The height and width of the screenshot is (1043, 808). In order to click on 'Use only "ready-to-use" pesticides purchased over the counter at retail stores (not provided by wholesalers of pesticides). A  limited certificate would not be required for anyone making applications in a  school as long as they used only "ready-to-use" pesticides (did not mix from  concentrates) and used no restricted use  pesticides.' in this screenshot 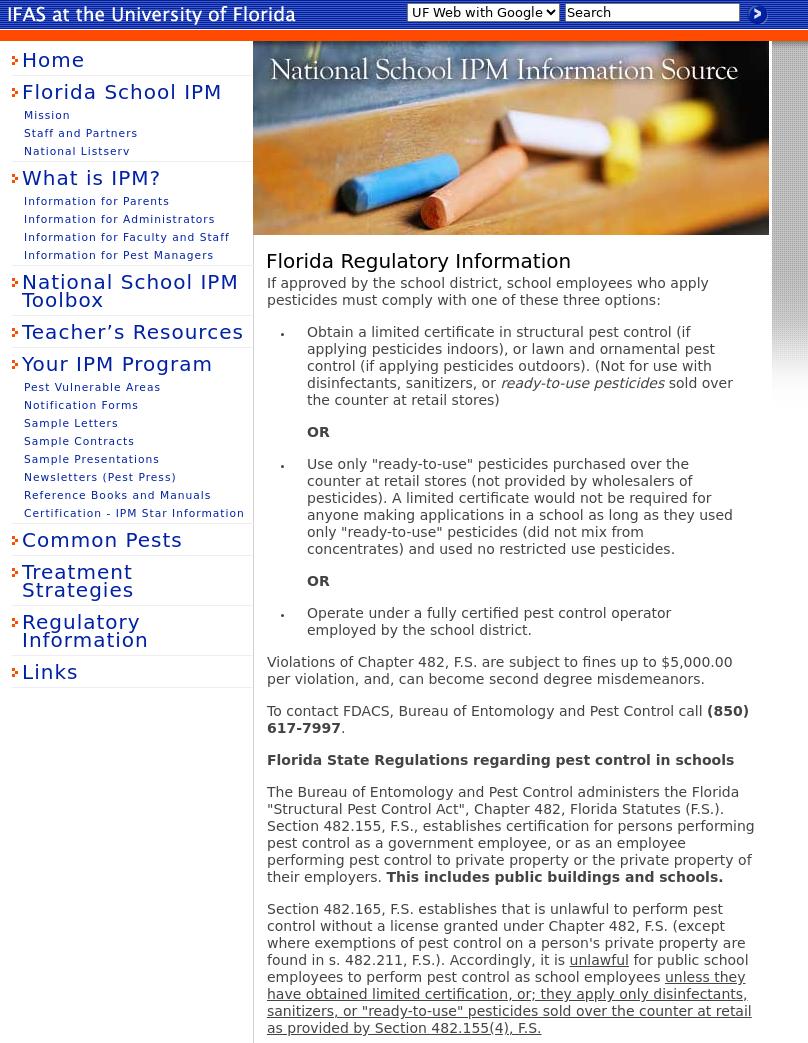, I will do `click(306, 505)`.